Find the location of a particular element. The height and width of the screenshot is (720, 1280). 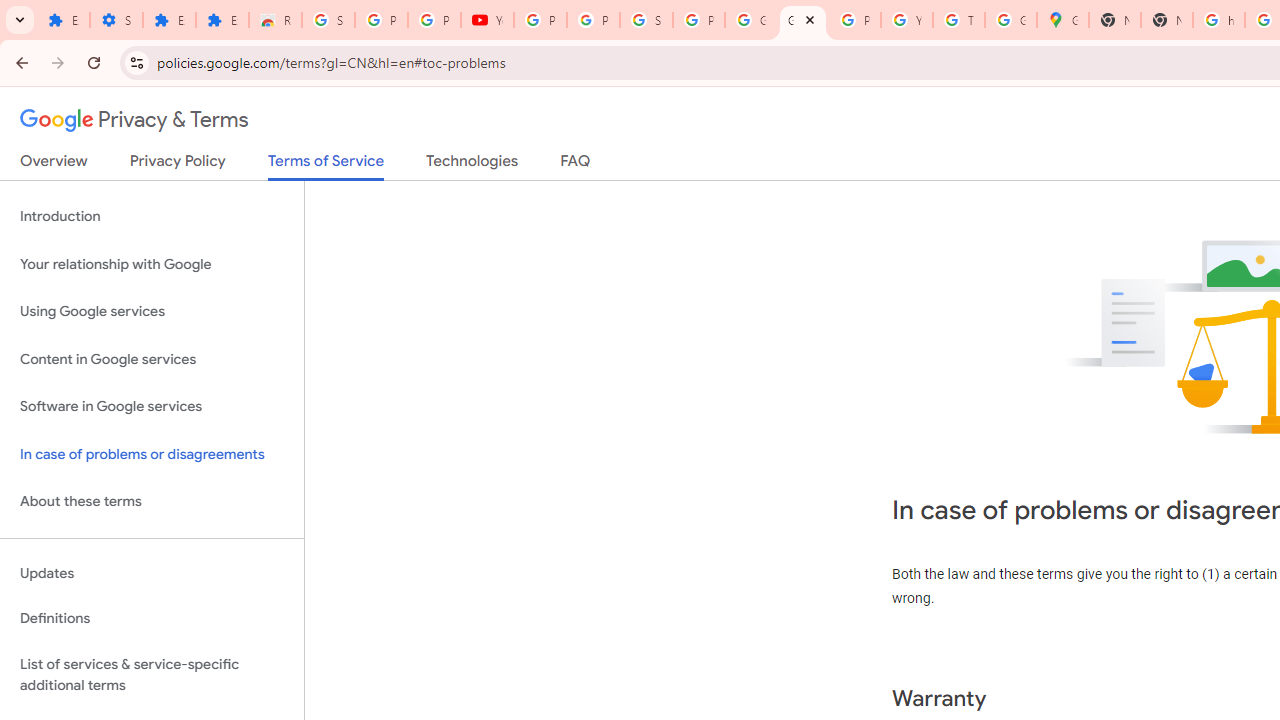

'Your relationship with Google' is located at coordinates (151, 263).